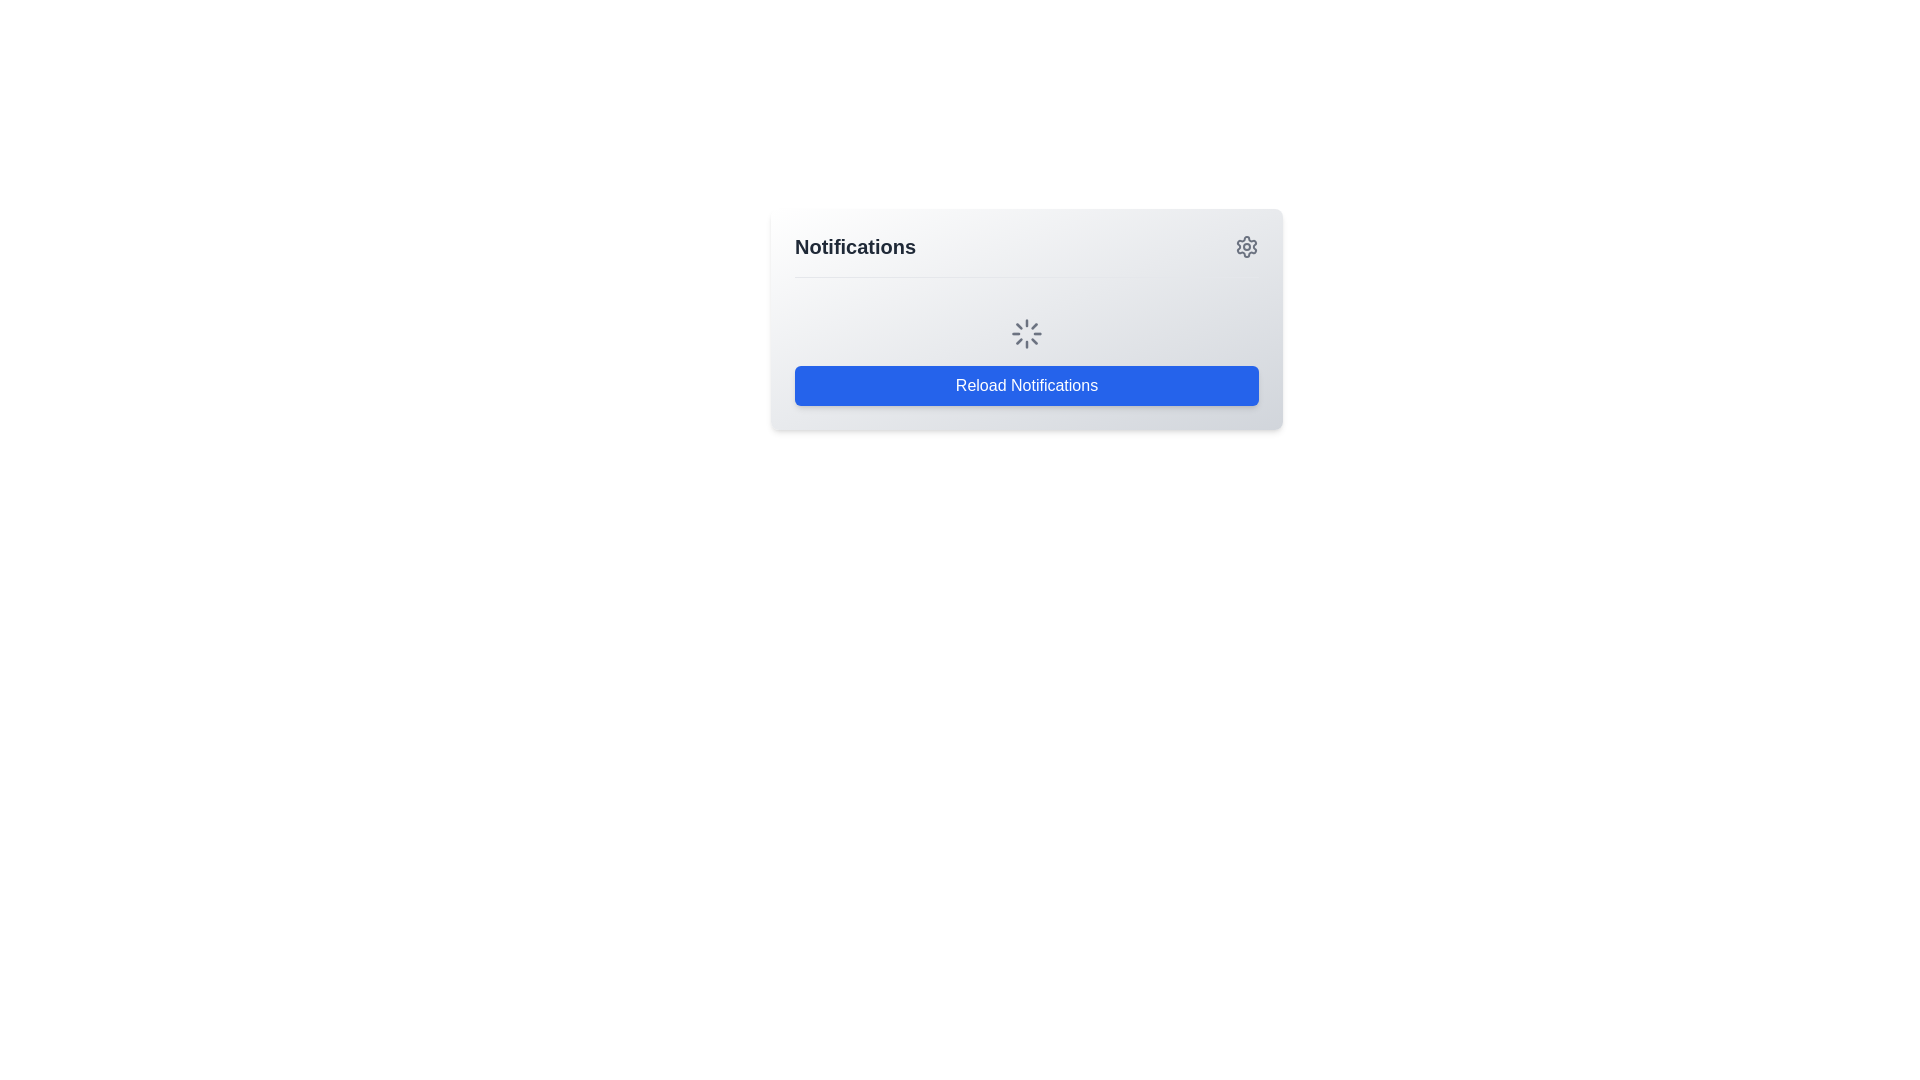 The height and width of the screenshot is (1080, 1920). I want to click on the loader or spinner icon that indicates loading or processing actions, which is located centrally above the 'Reload Notifications' button and below the section heading 'Notifications', so click(1027, 333).